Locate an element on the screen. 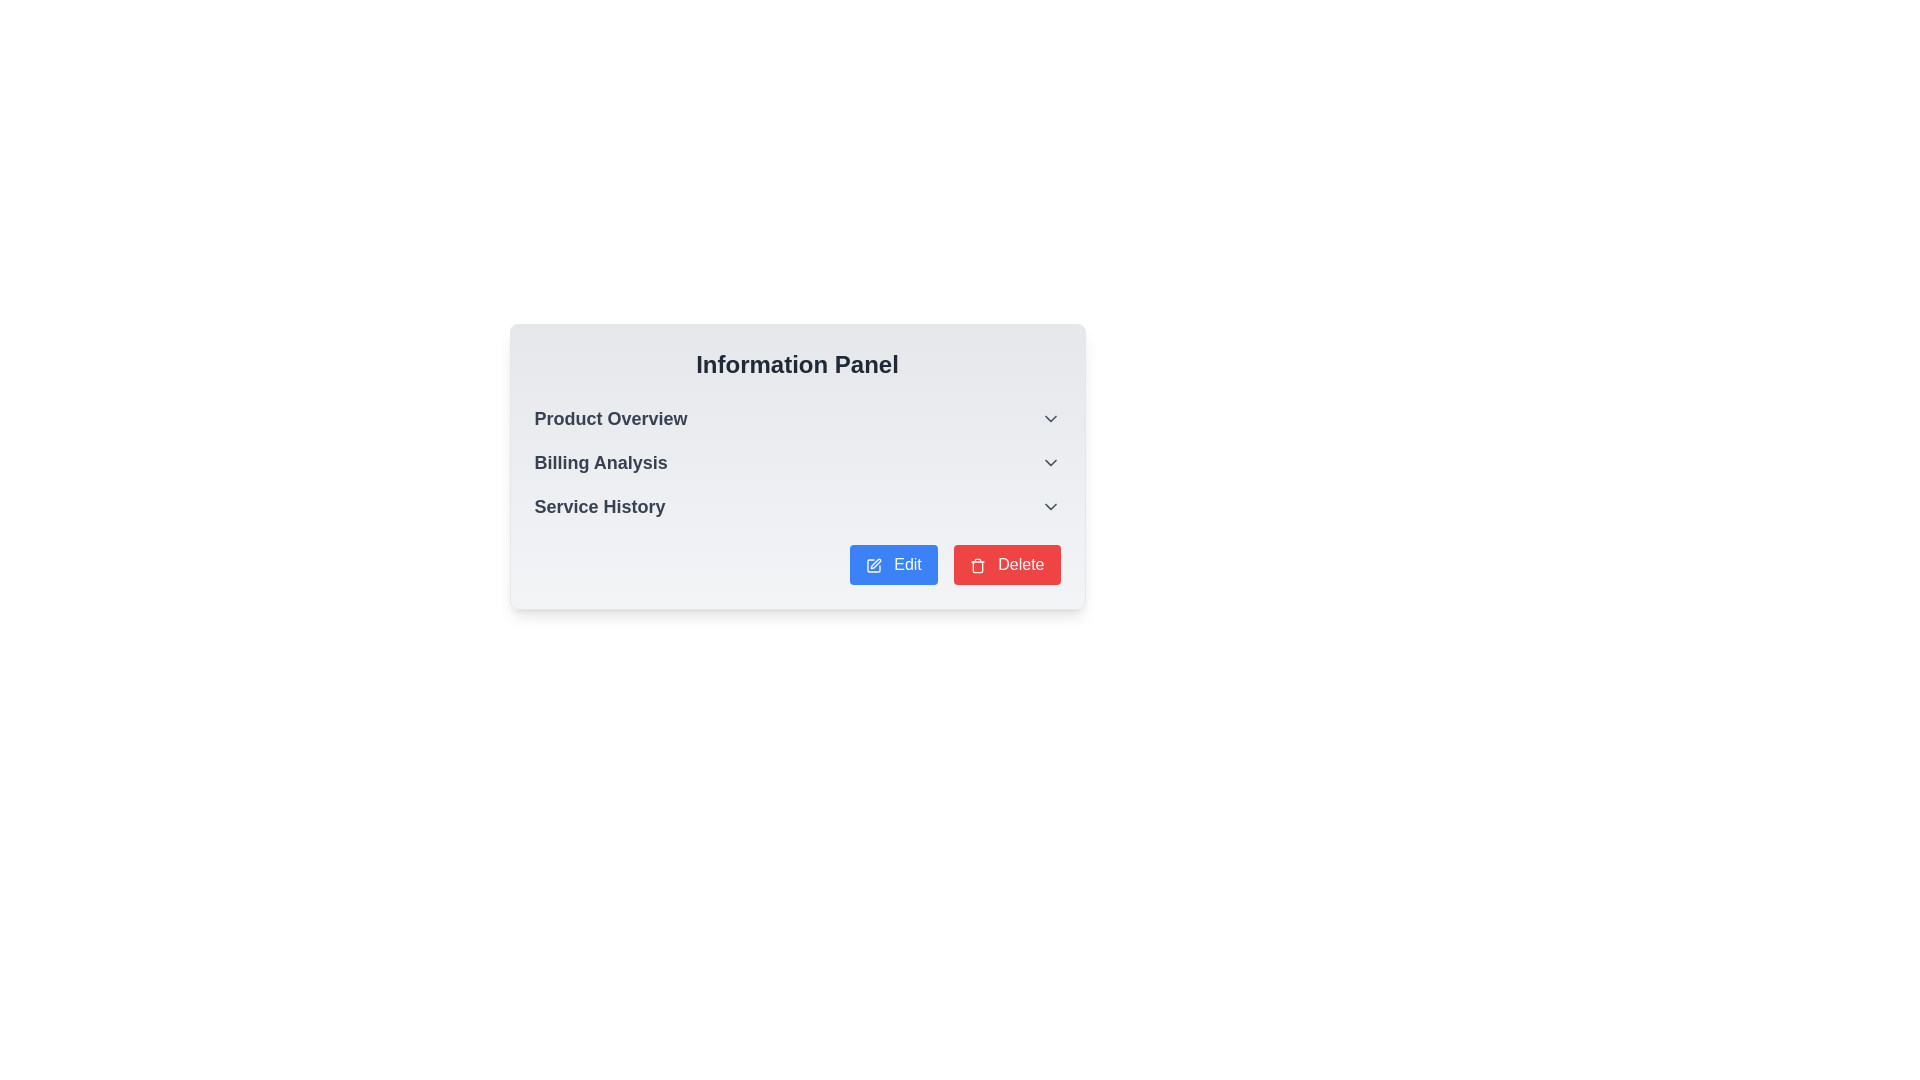 This screenshot has width=1920, height=1080. the downward-pointing chevron icon of the Dropdown toggle button located on the right side of the 'Product Overview' text in the Information Panel is located at coordinates (1049, 418).